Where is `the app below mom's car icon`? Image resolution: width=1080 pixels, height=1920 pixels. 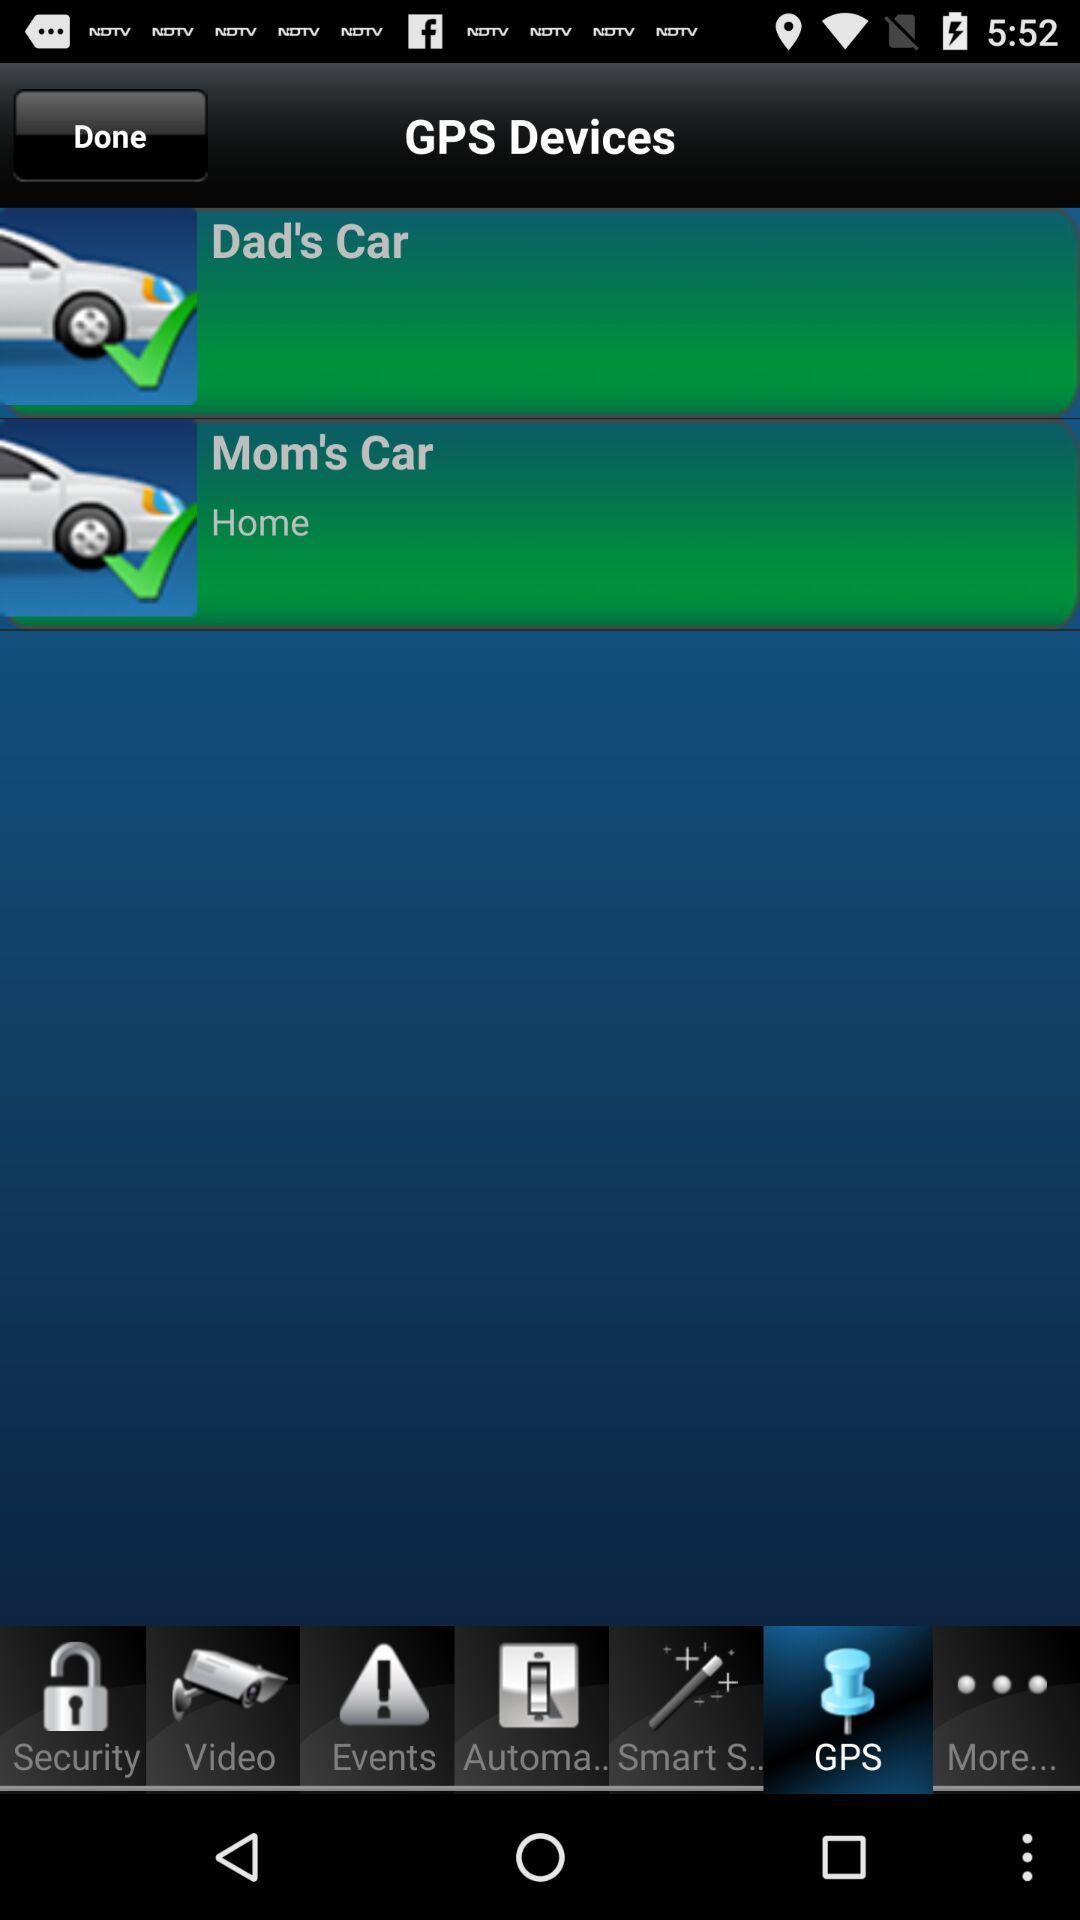
the app below mom's car icon is located at coordinates (636, 521).